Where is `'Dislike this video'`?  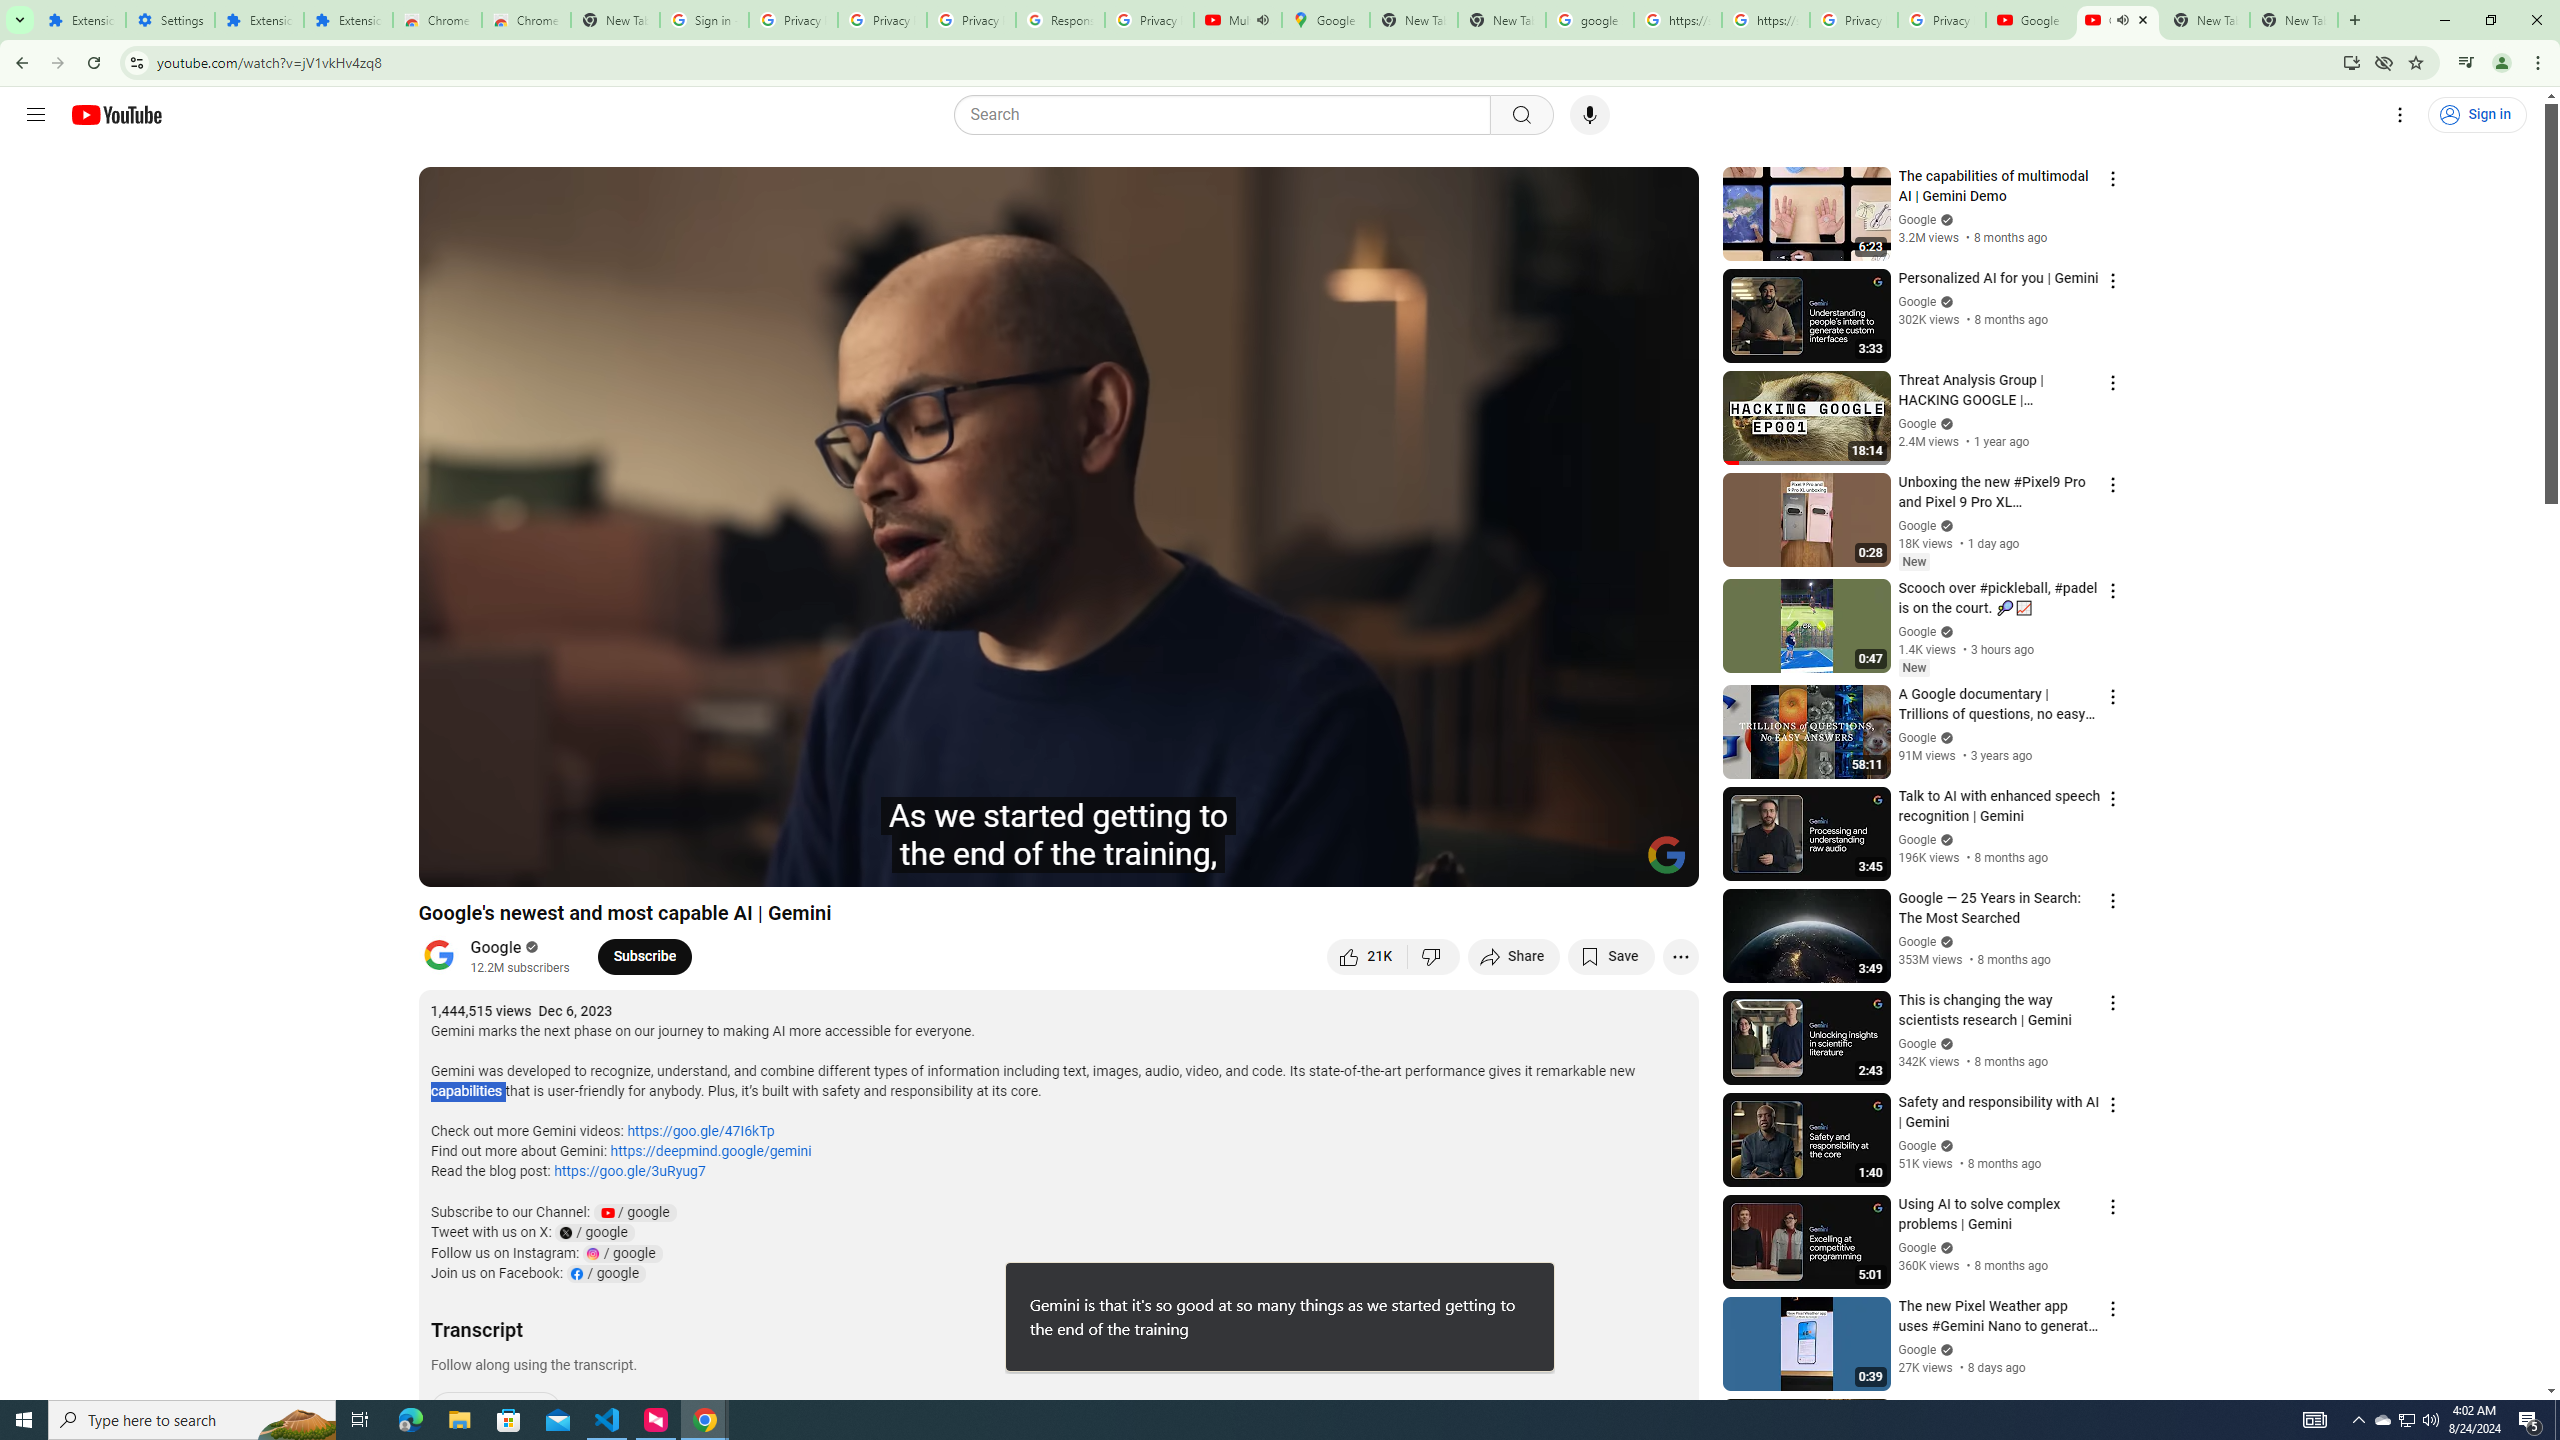 'Dislike this video' is located at coordinates (1434, 955).